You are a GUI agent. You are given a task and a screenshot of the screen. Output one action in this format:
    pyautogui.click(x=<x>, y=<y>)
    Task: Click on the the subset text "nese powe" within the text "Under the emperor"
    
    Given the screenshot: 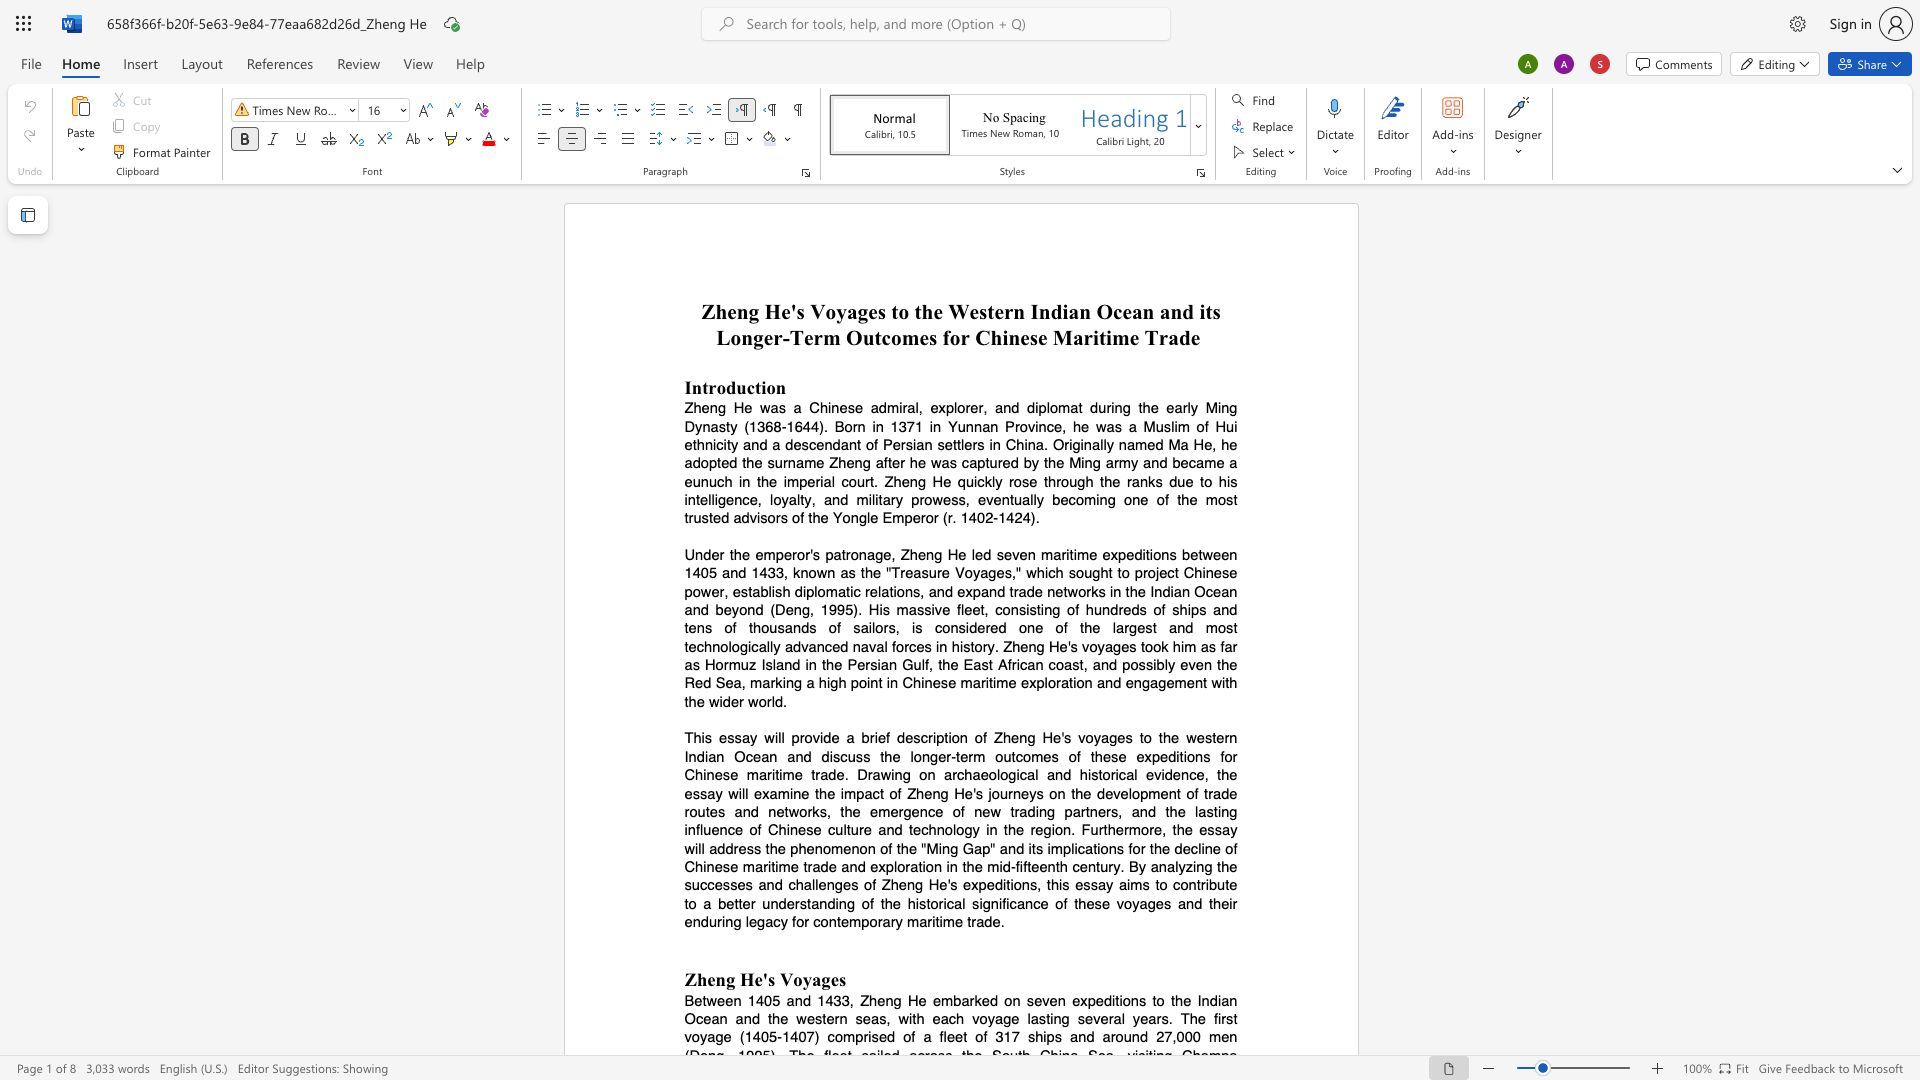 What is the action you would take?
    pyautogui.click(x=1204, y=573)
    